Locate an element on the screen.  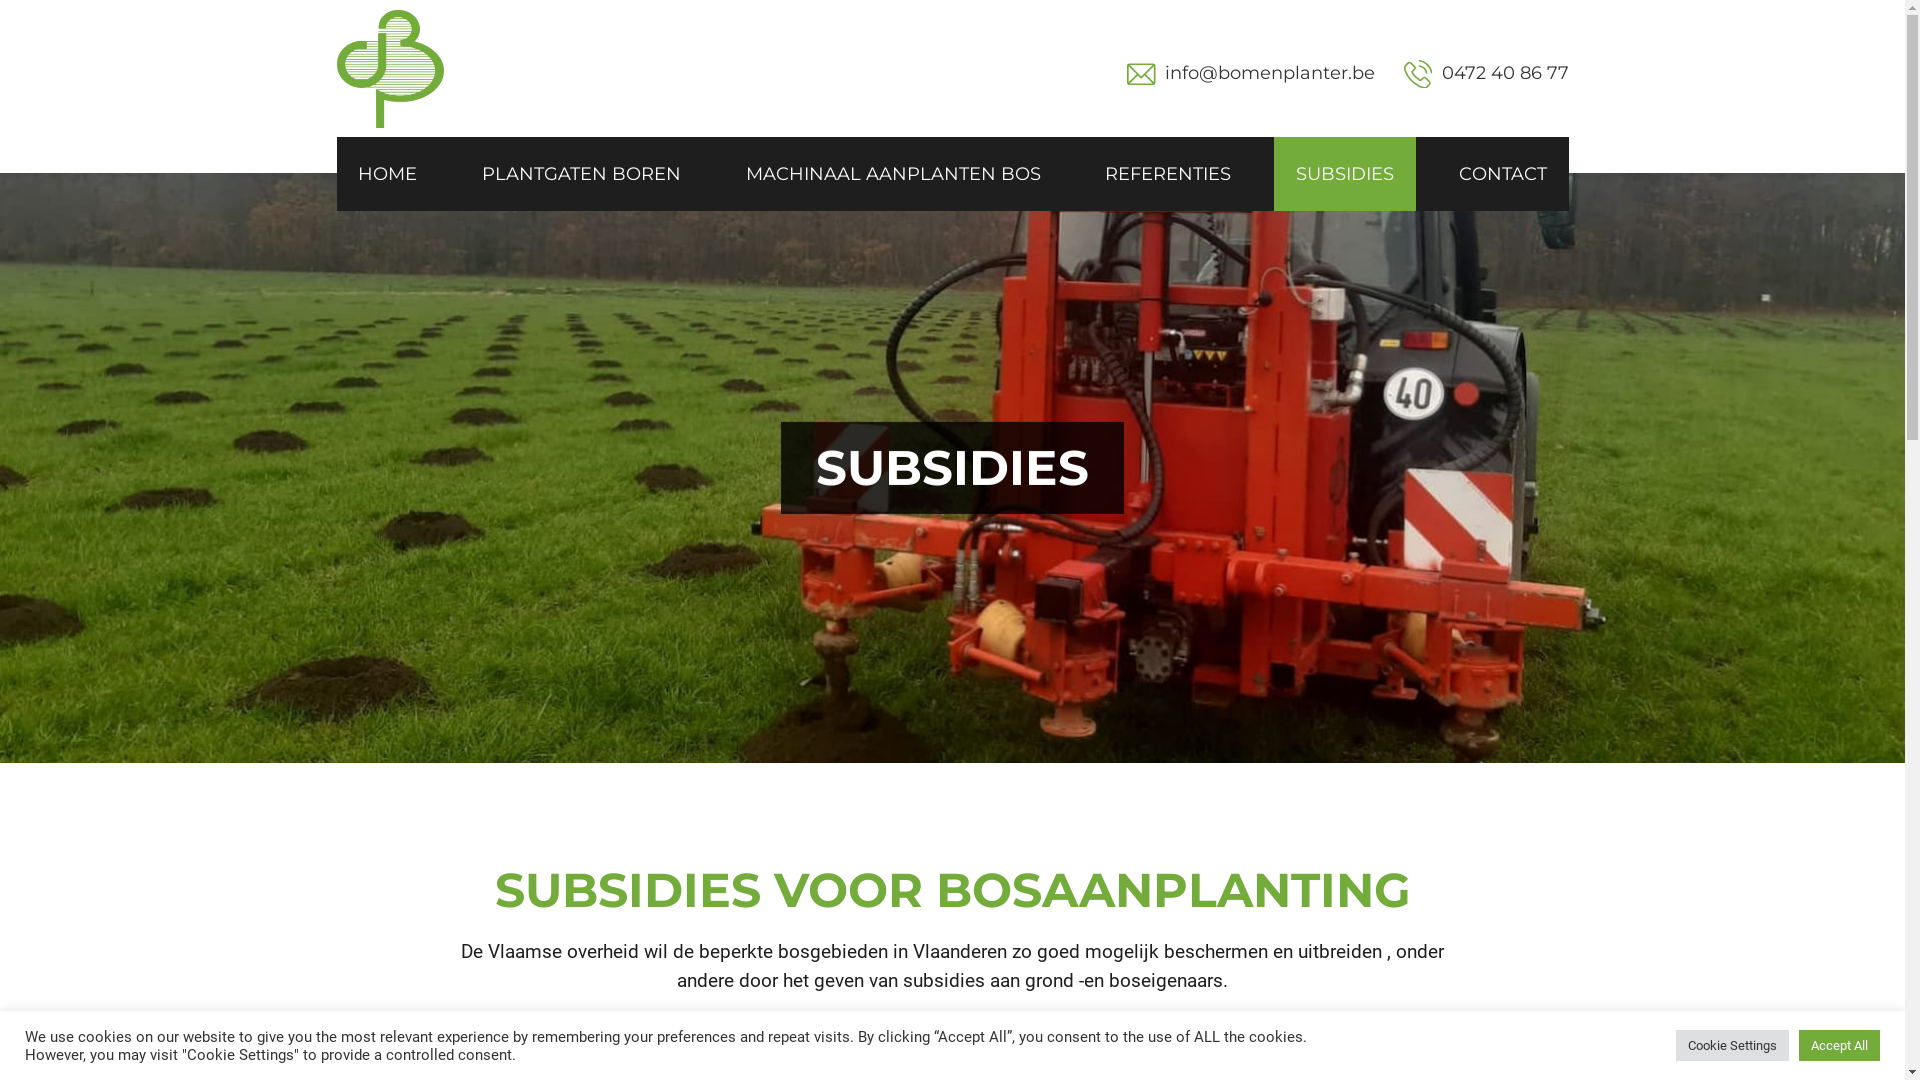
'HOME' is located at coordinates (387, 172).